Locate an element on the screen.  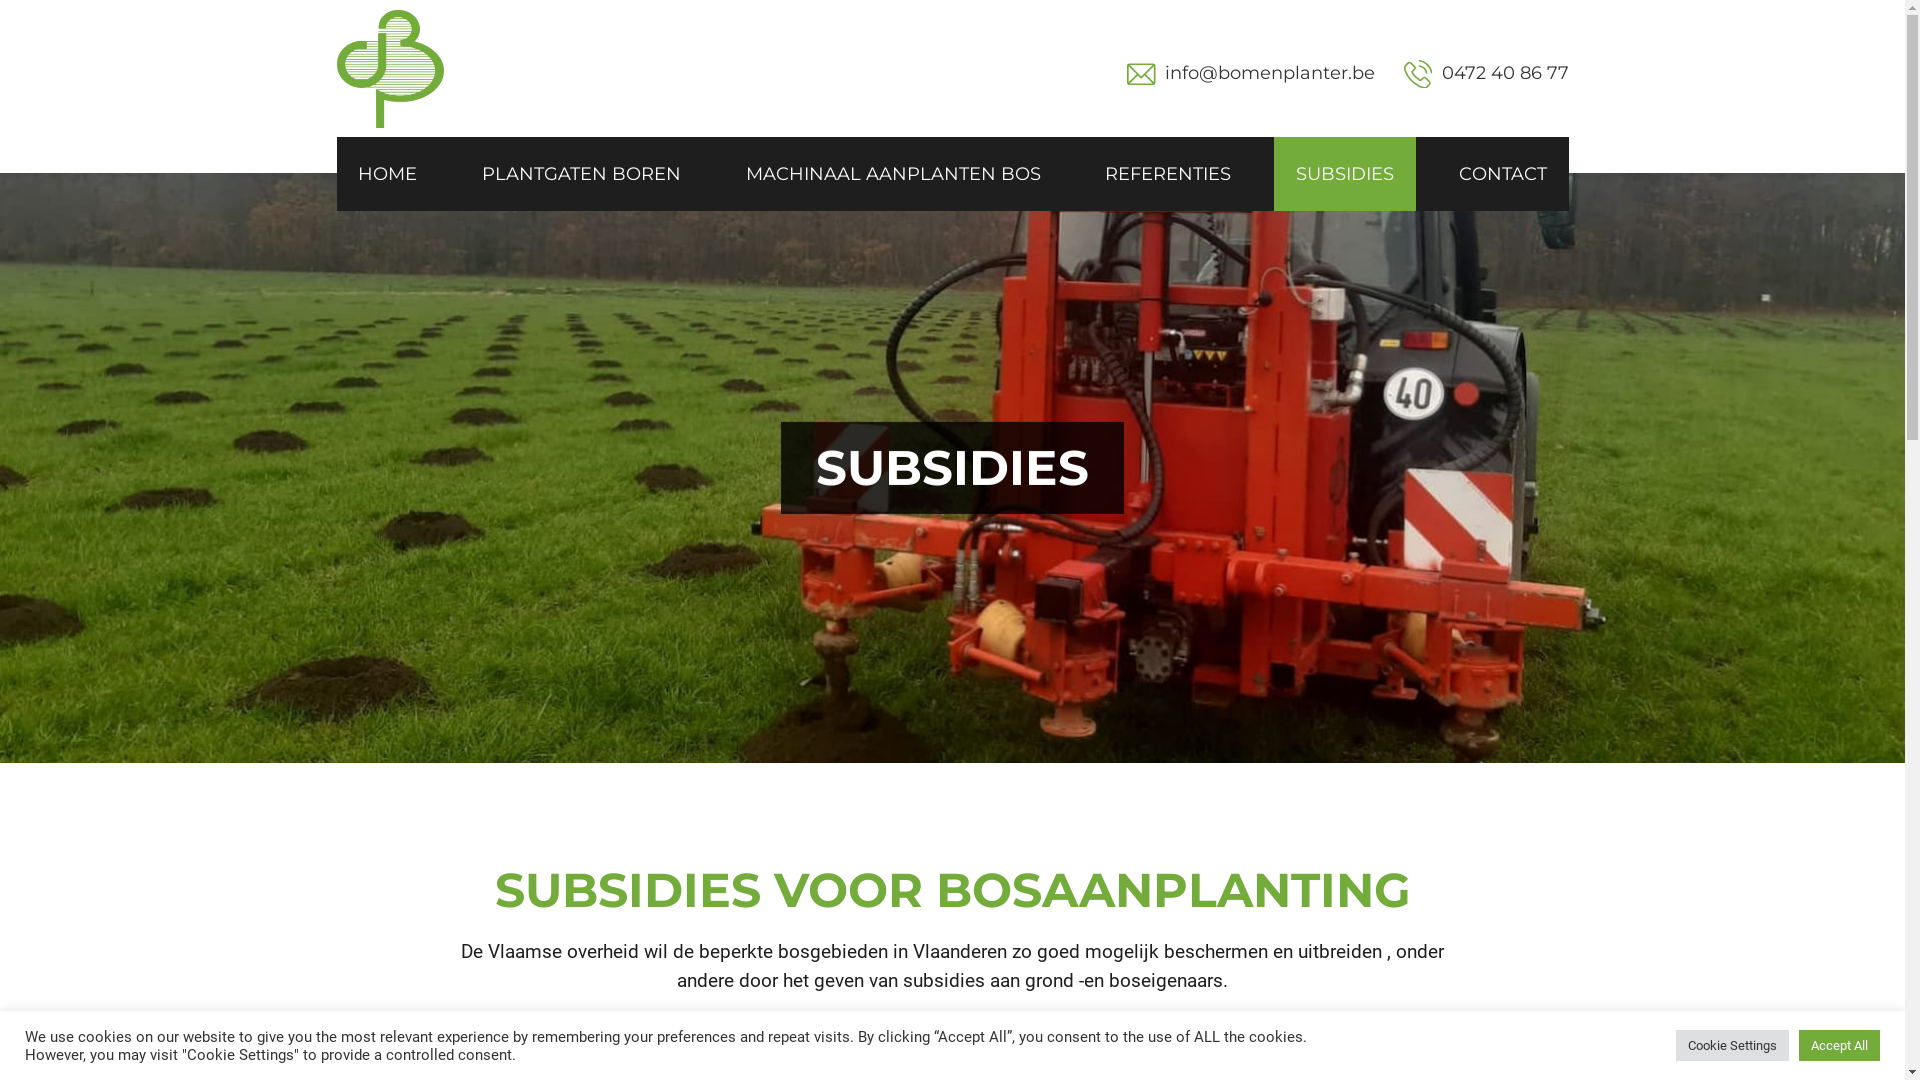
'HOME' is located at coordinates (387, 172).